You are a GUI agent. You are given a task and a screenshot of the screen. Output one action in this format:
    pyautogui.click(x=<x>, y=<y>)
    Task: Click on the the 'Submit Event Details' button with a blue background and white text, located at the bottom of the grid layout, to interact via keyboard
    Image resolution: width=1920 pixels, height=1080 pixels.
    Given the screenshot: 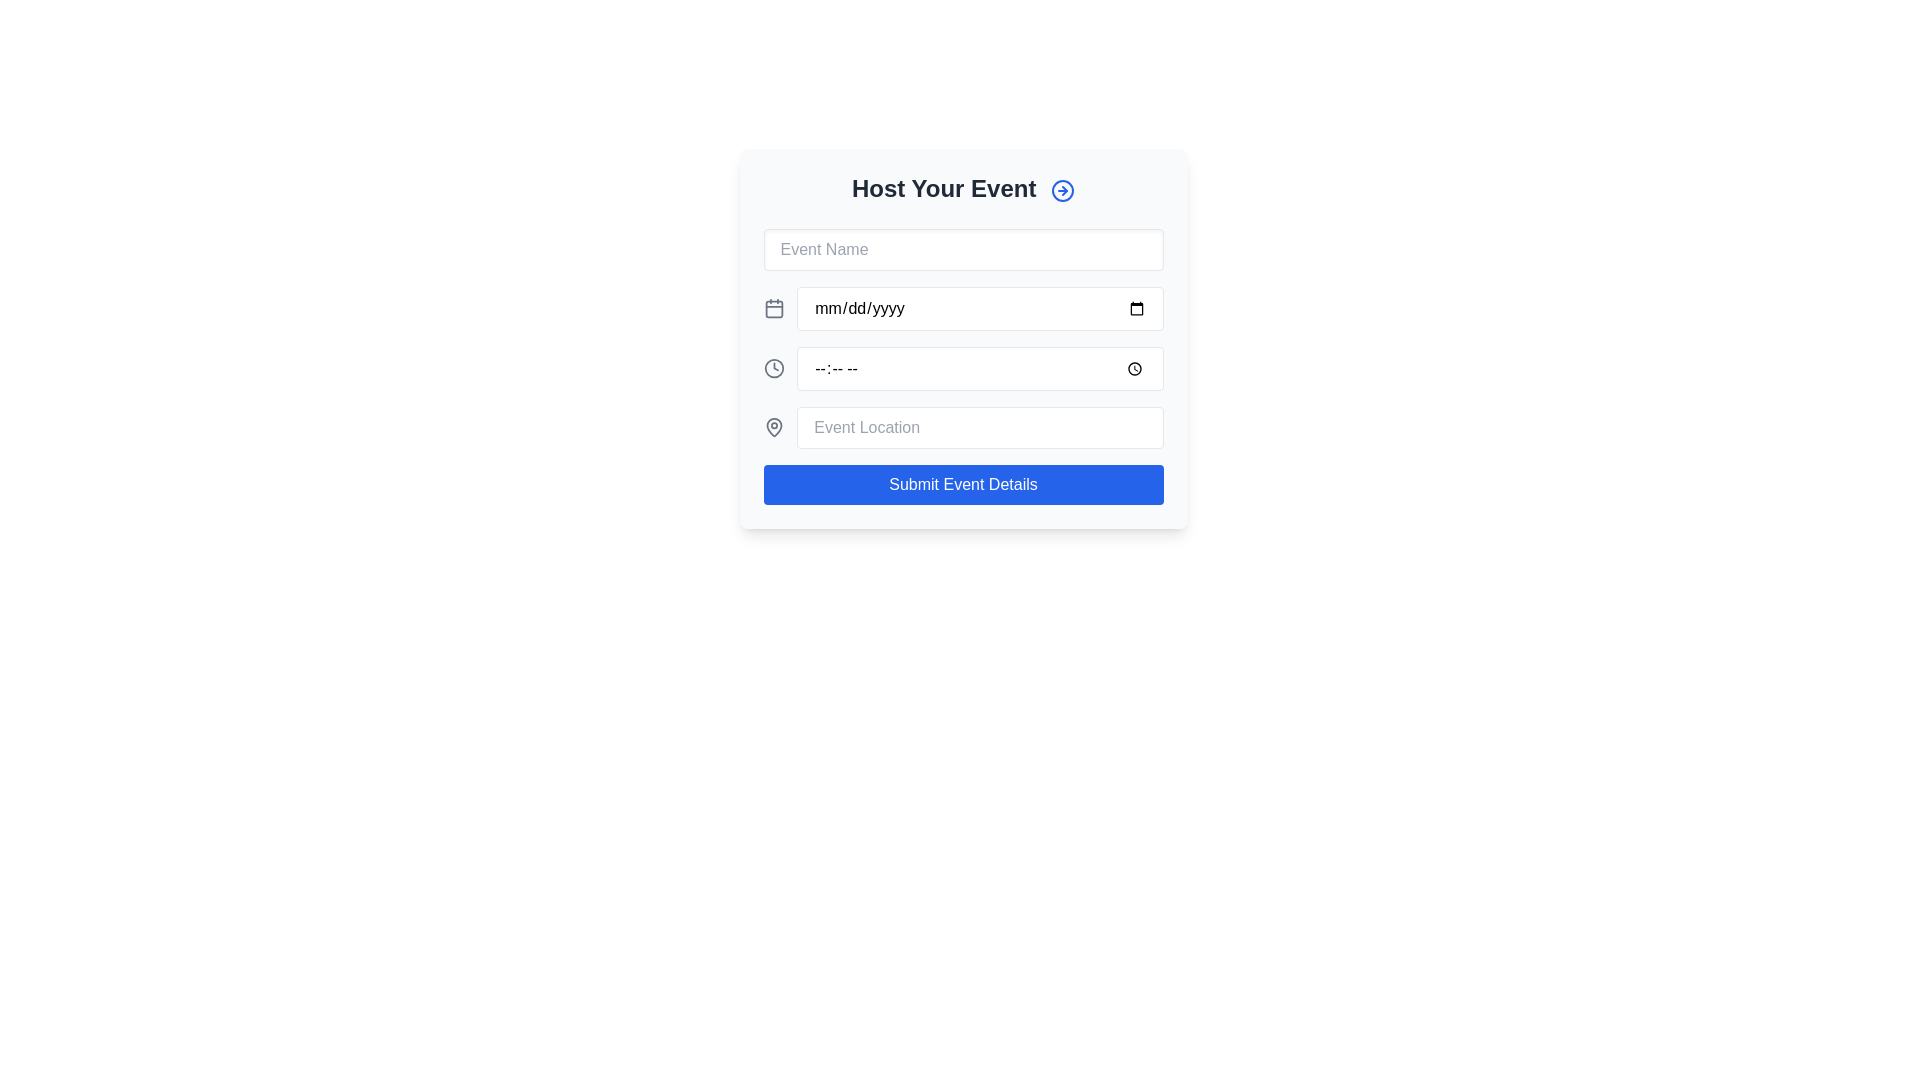 What is the action you would take?
    pyautogui.click(x=963, y=485)
    